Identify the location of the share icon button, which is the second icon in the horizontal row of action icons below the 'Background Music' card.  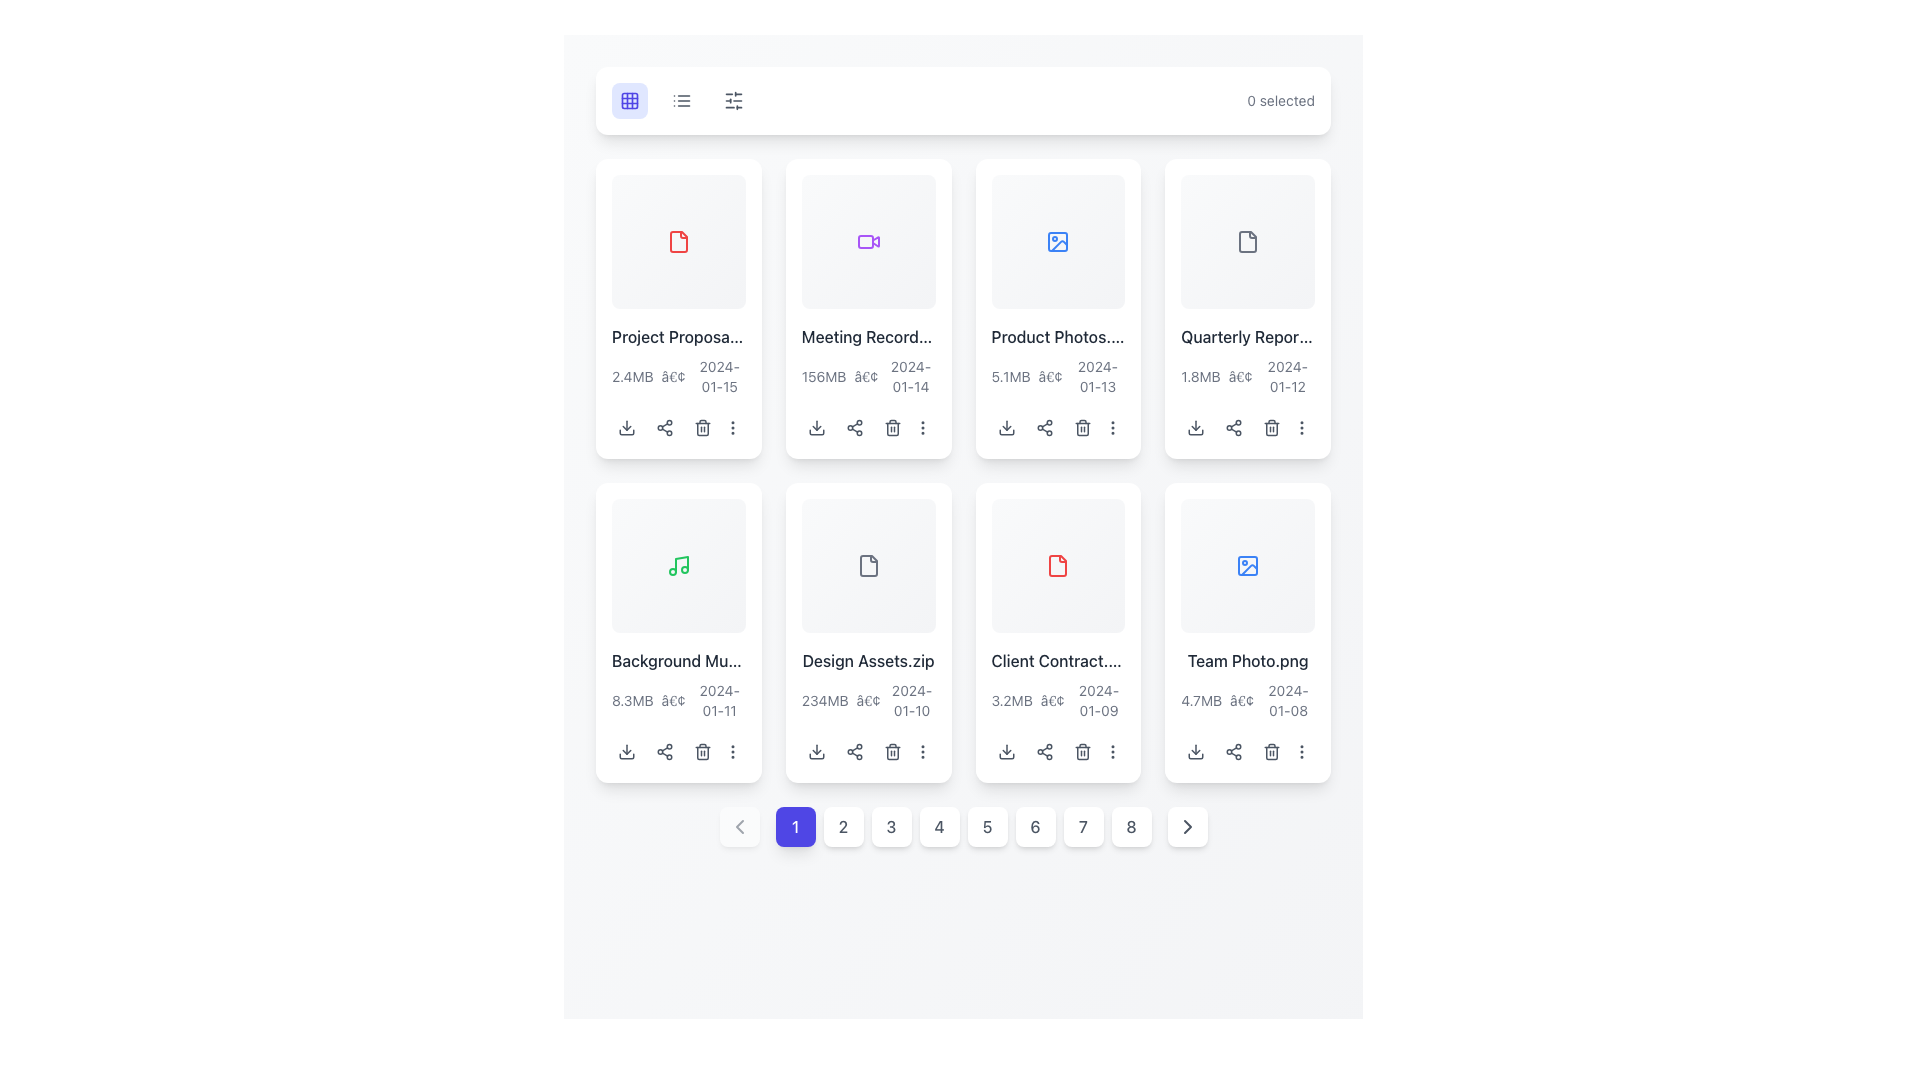
(665, 751).